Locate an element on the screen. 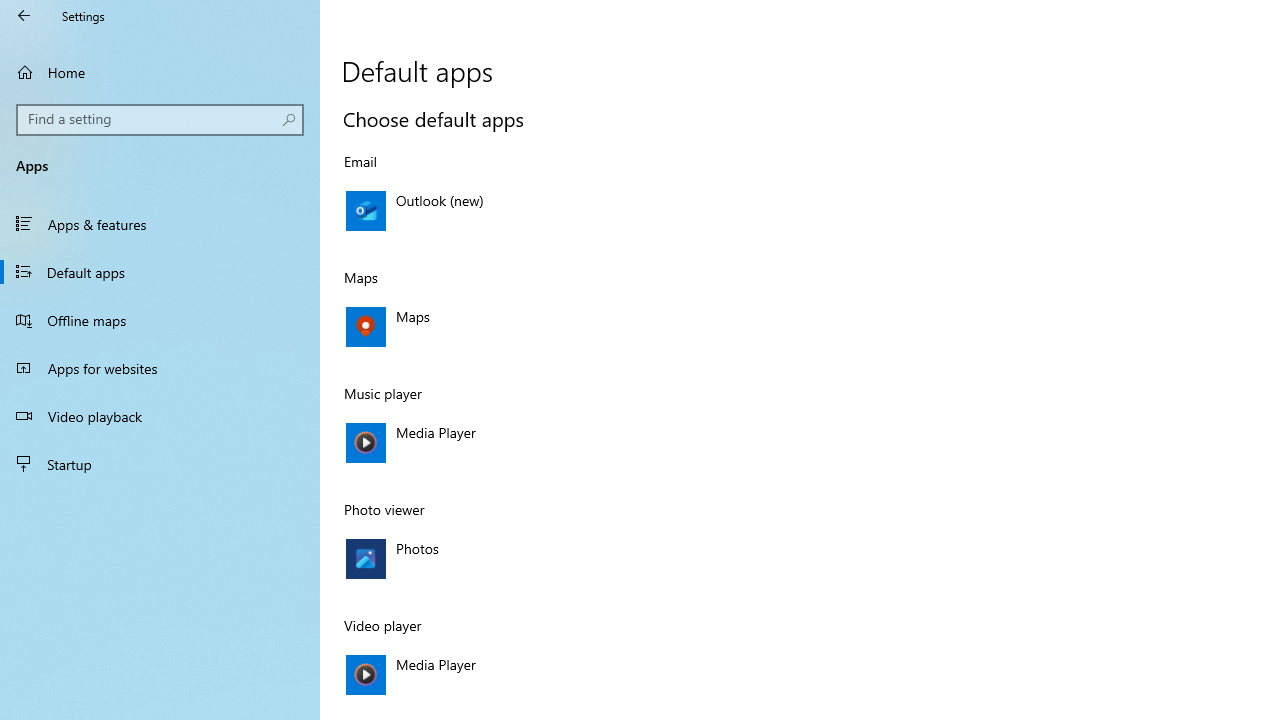  'Startup' is located at coordinates (160, 464).